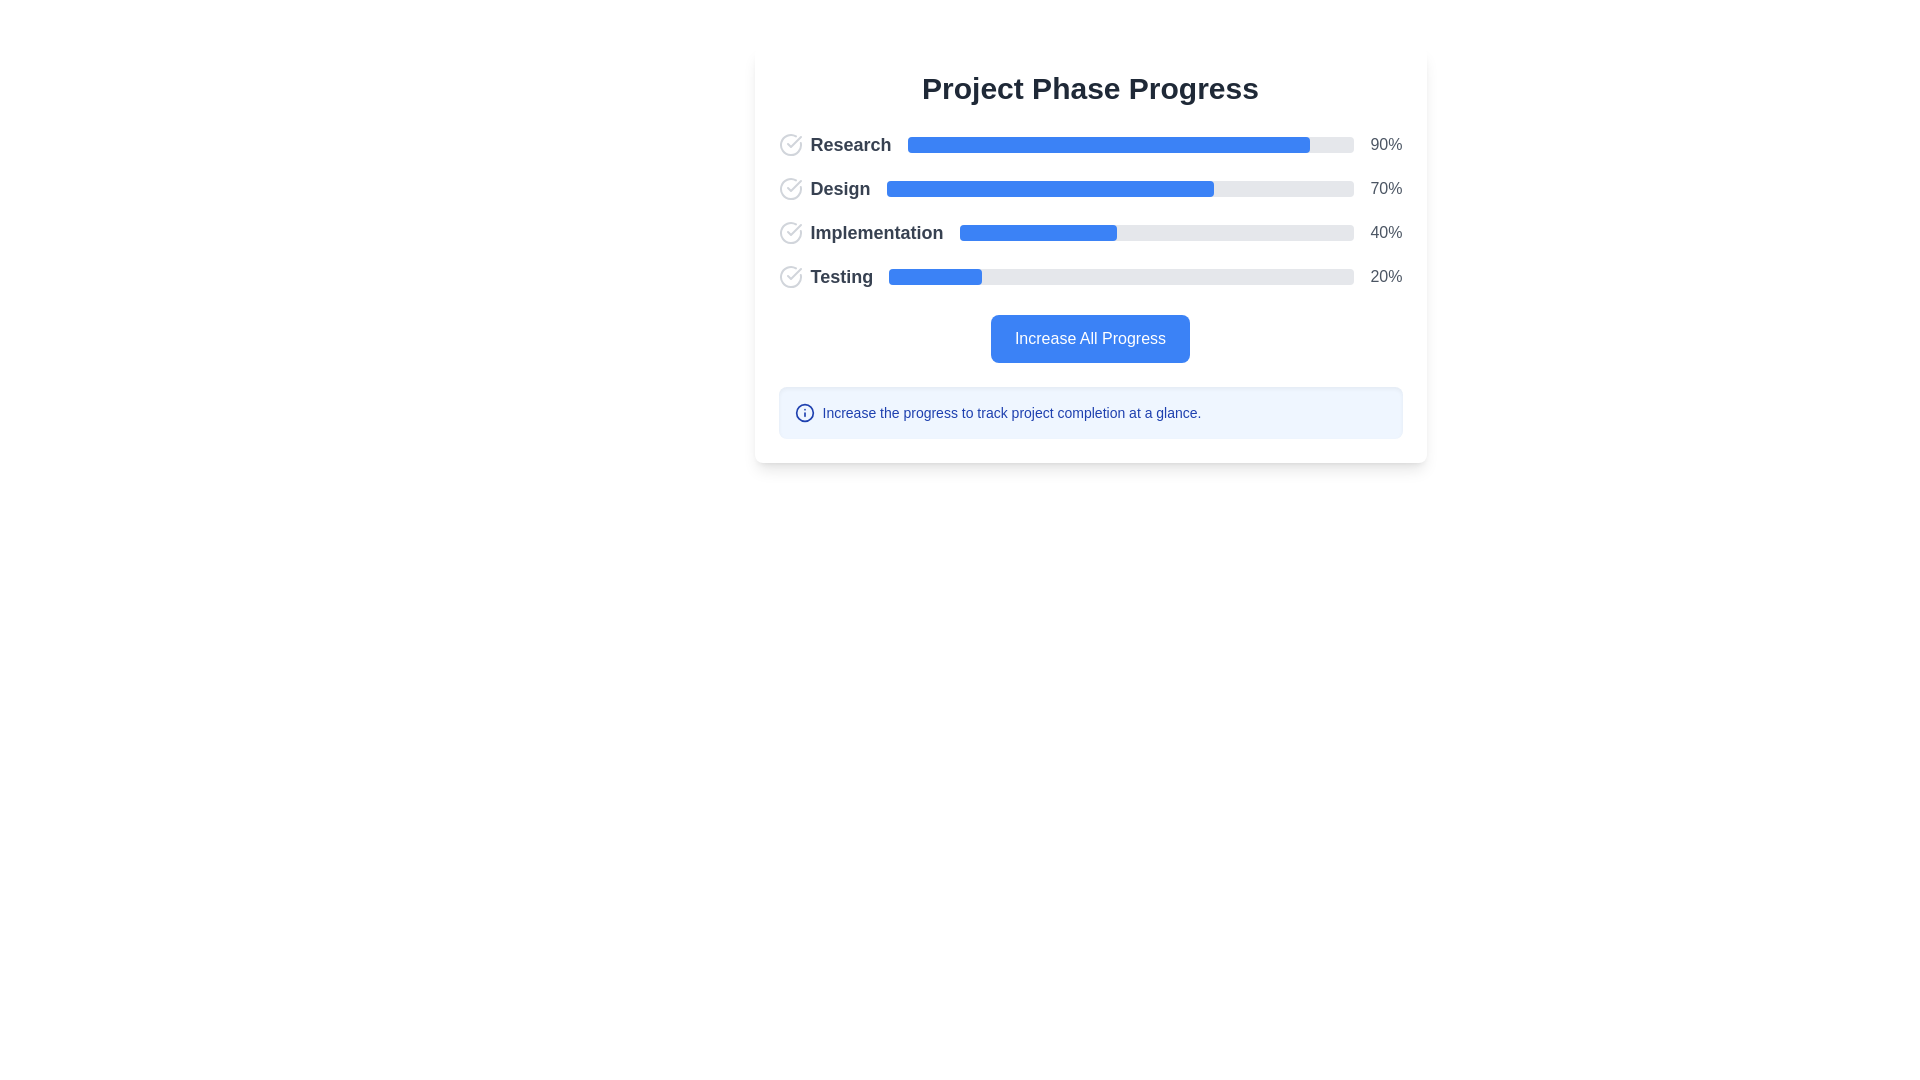  Describe the element at coordinates (1107, 144) in the screenshot. I see `the Progress Bar representing the completion progress of the 'Research' phase in the 'Project Phase Progress' section` at that location.